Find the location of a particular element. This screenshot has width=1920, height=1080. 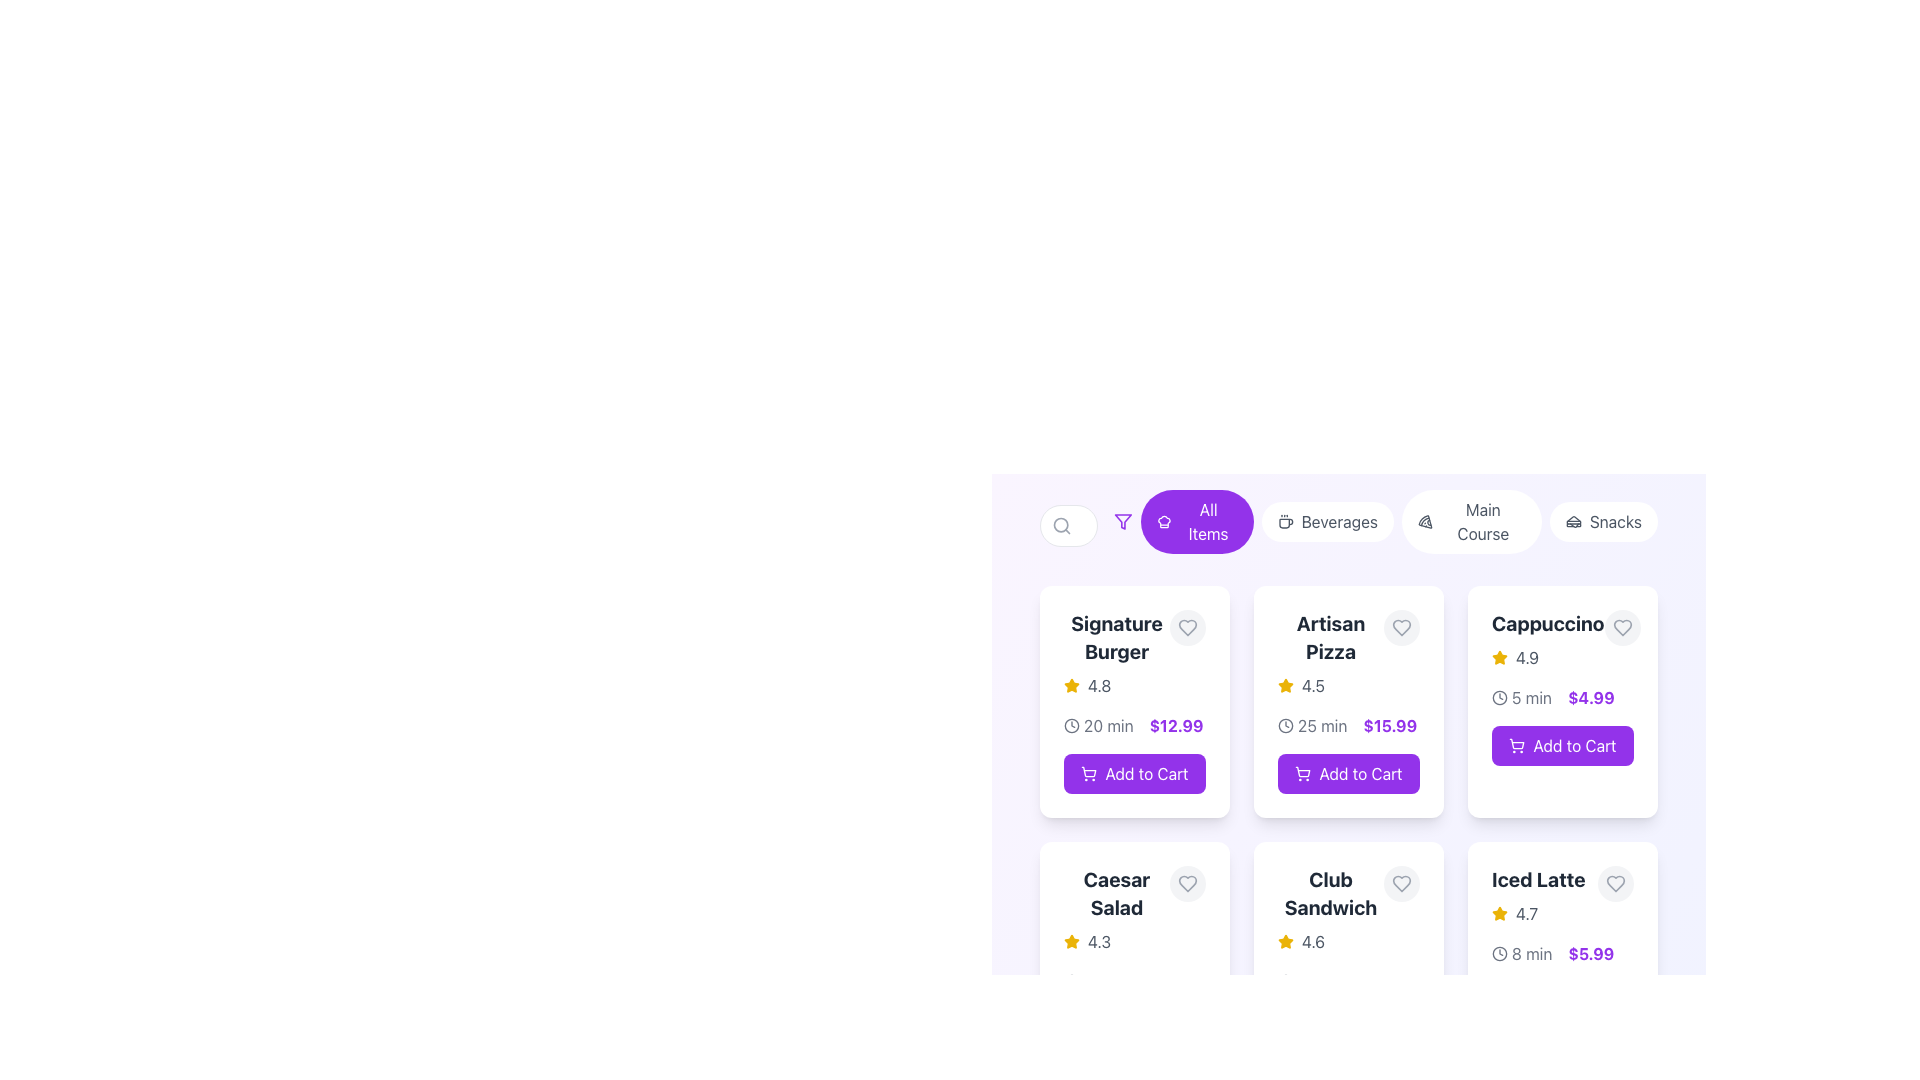

the 'Add to Cart' button located at the bottom of the card displaying information about 'Artisan Pizza' is located at coordinates (1348, 711).